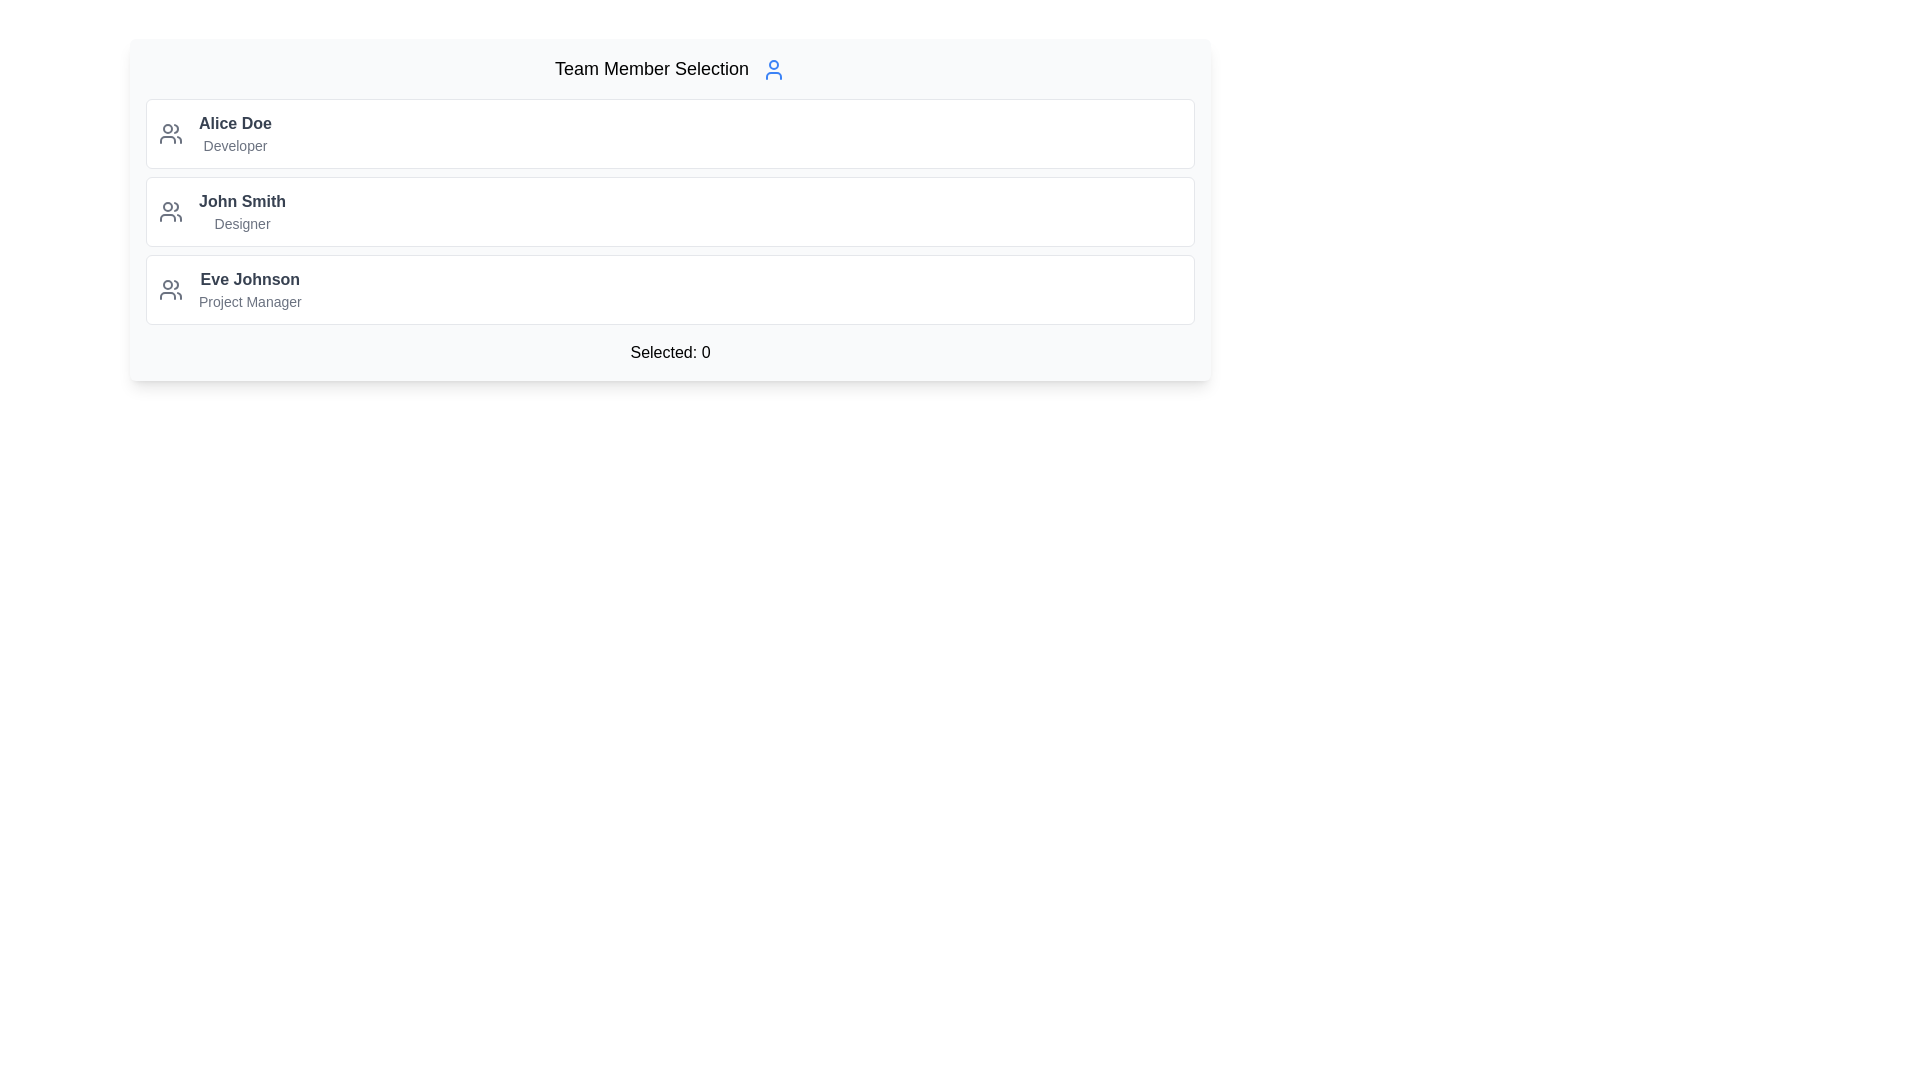  I want to click on text from the text block containing 'Alice Doe' in bold and 'Developer' in a smaller, lighter gray font, located at the top of the user cards list, so click(235, 134).